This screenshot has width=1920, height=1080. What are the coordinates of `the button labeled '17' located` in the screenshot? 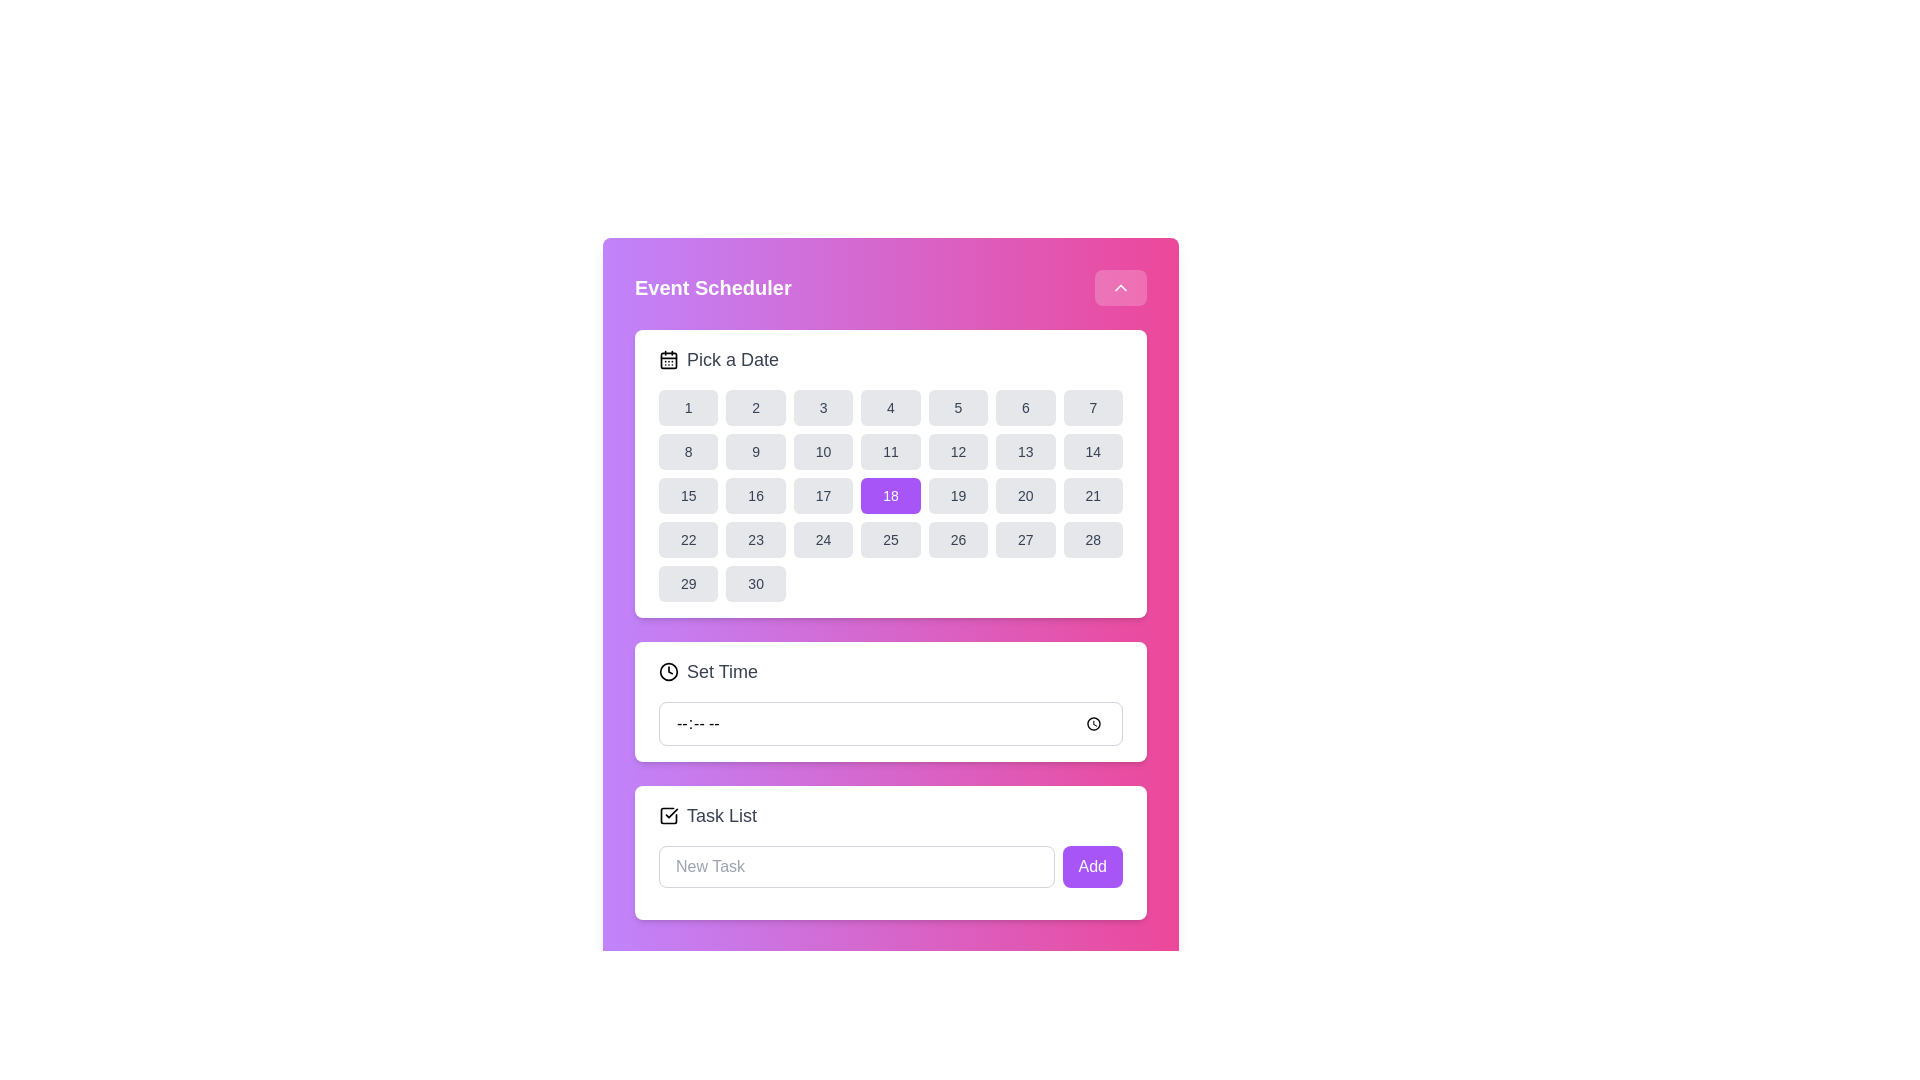 It's located at (823, 495).